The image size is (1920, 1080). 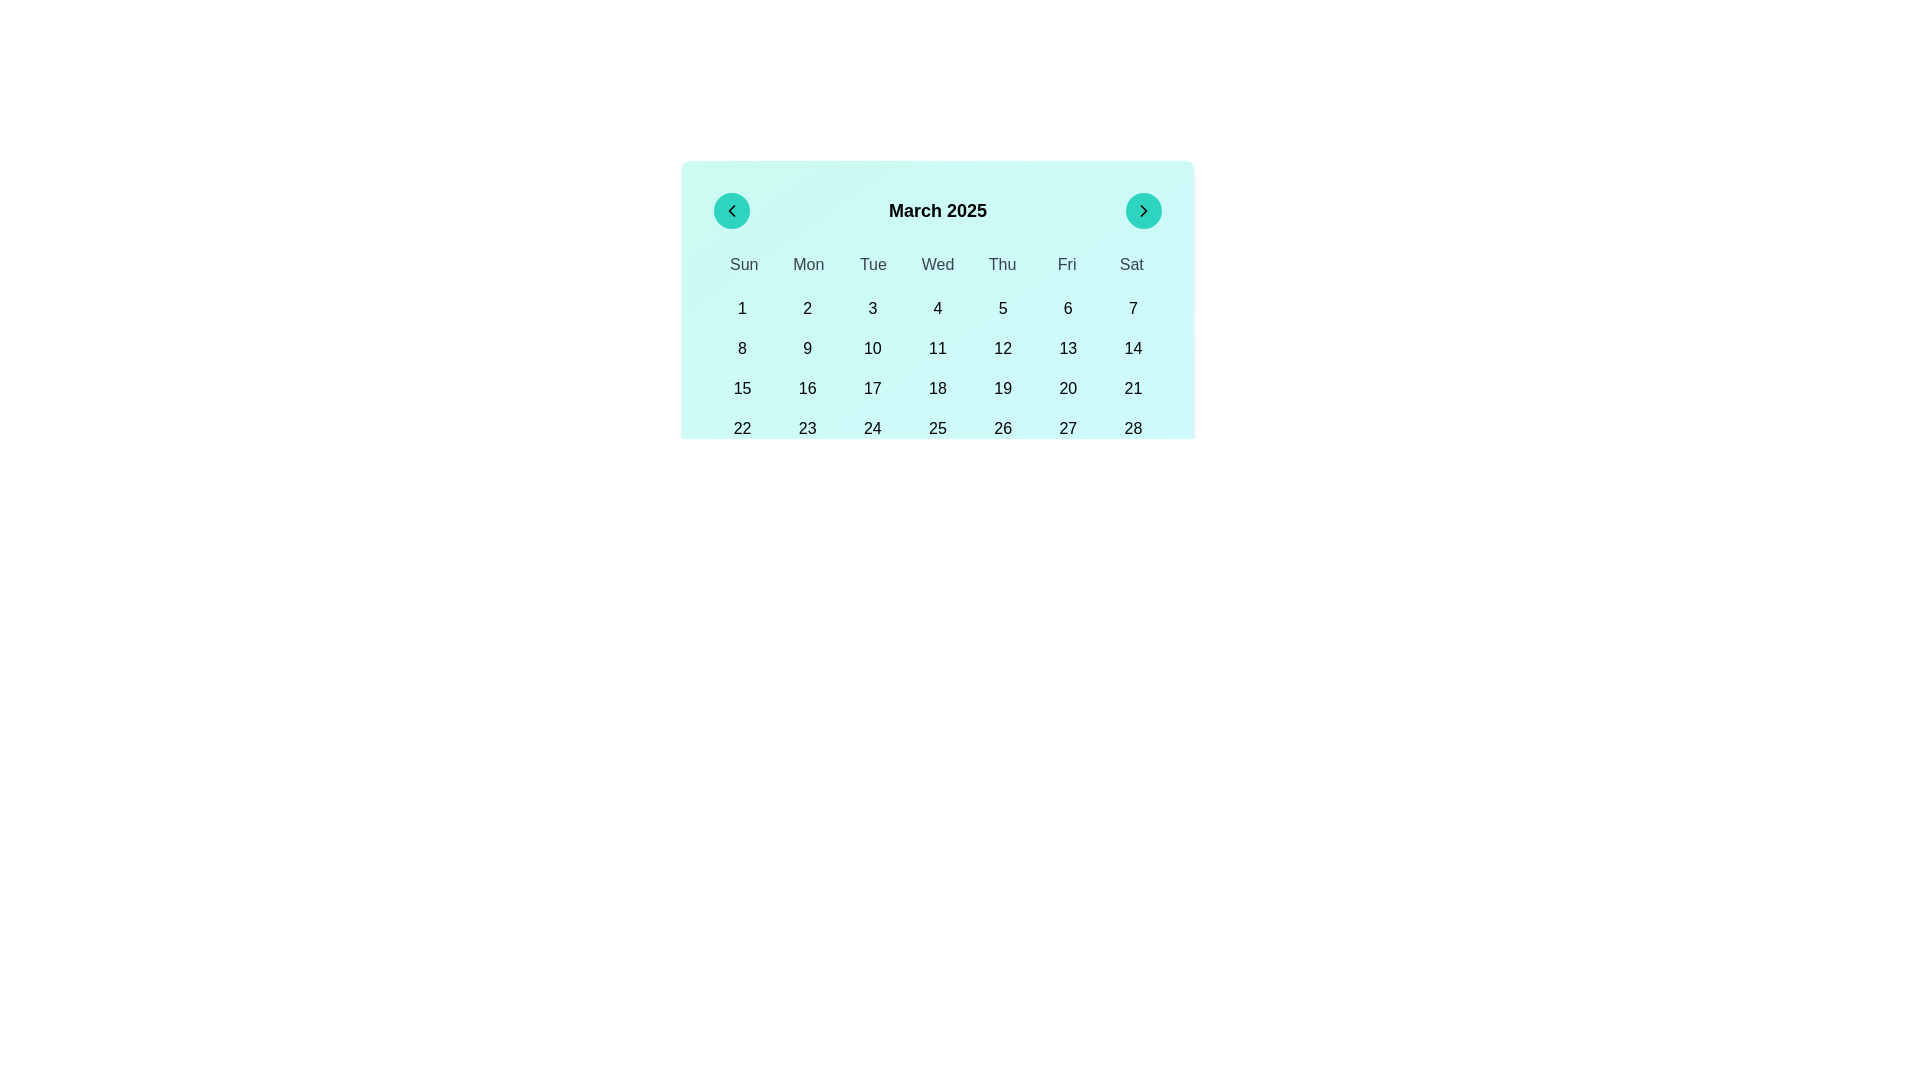 What do you see at coordinates (741, 389) in the screenshot?
I see `the button displaying '15' in the calendar for March 2025` at bounding box center [741, 389].